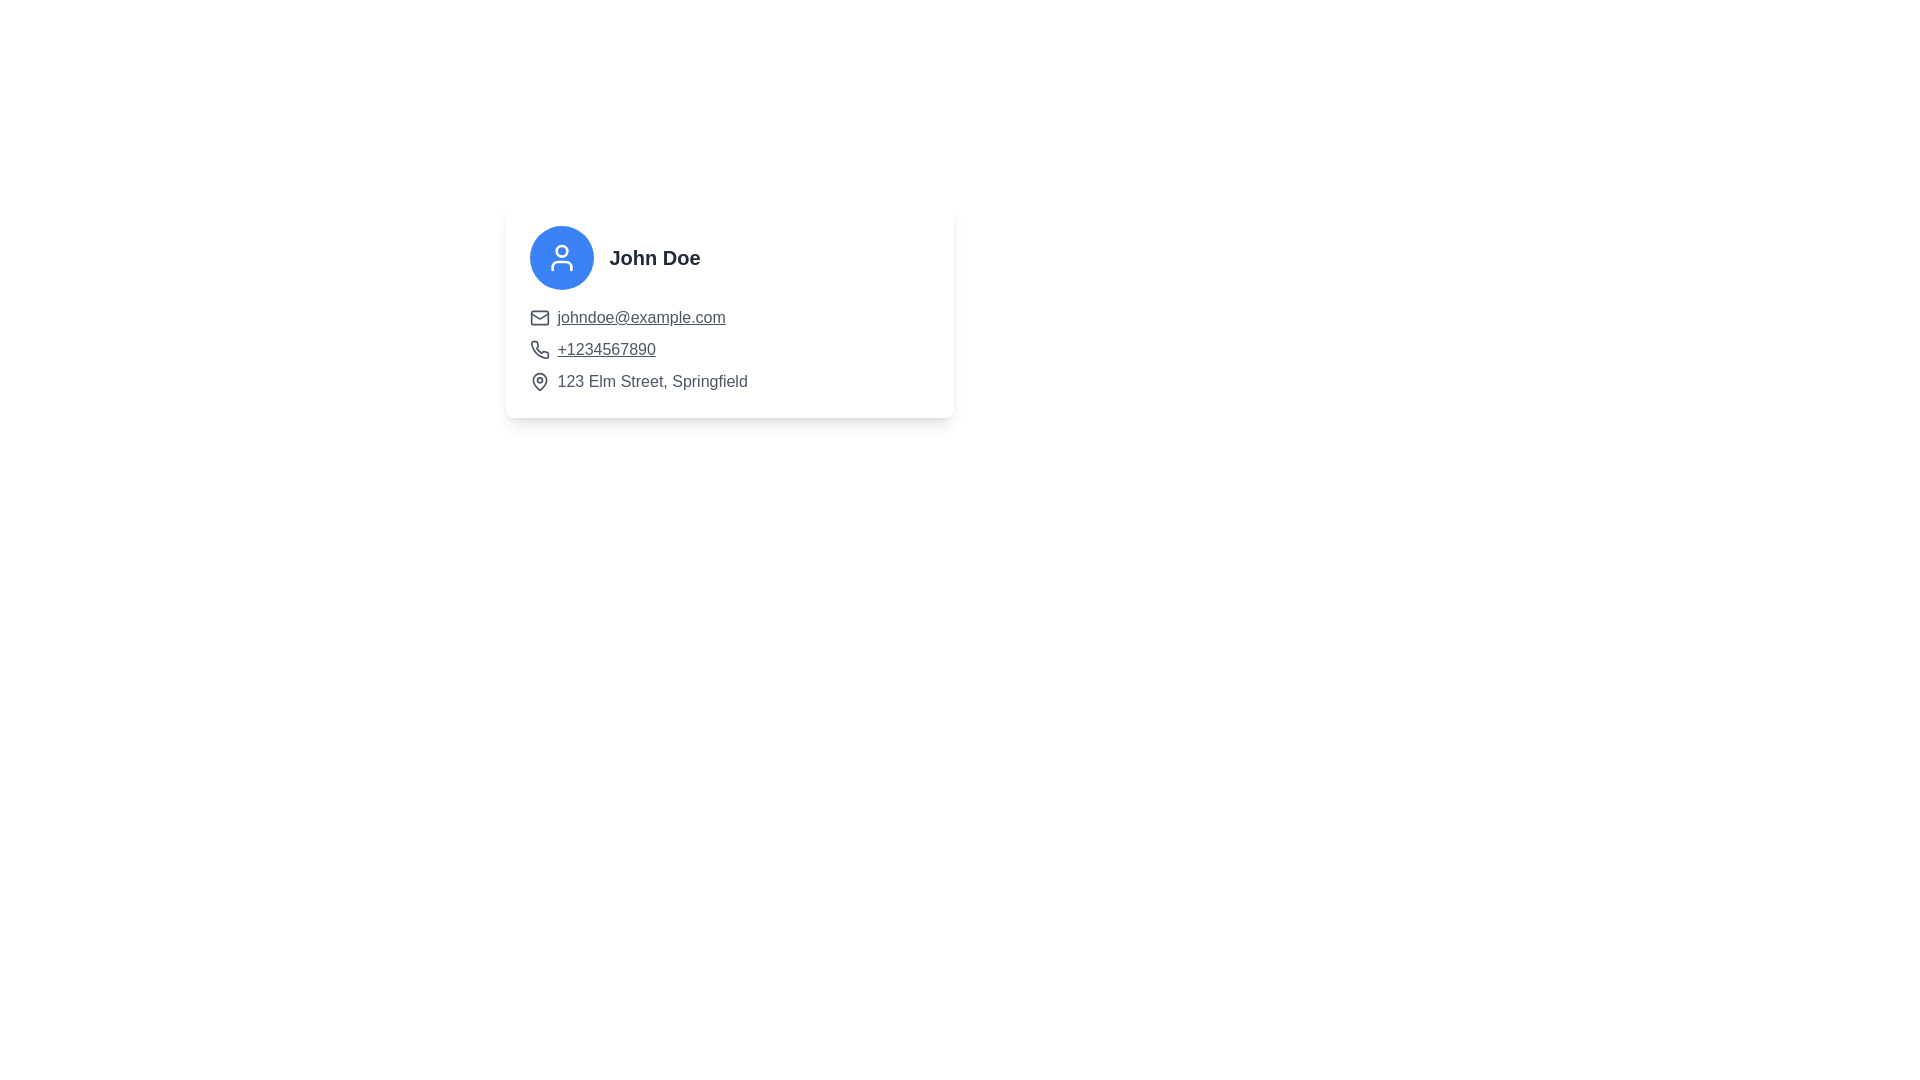 The width and height of the screenshot is (1920, 1080). I want to click on the hyperlink displaying the email address 'johndoe@example.com', so click(641, 316).